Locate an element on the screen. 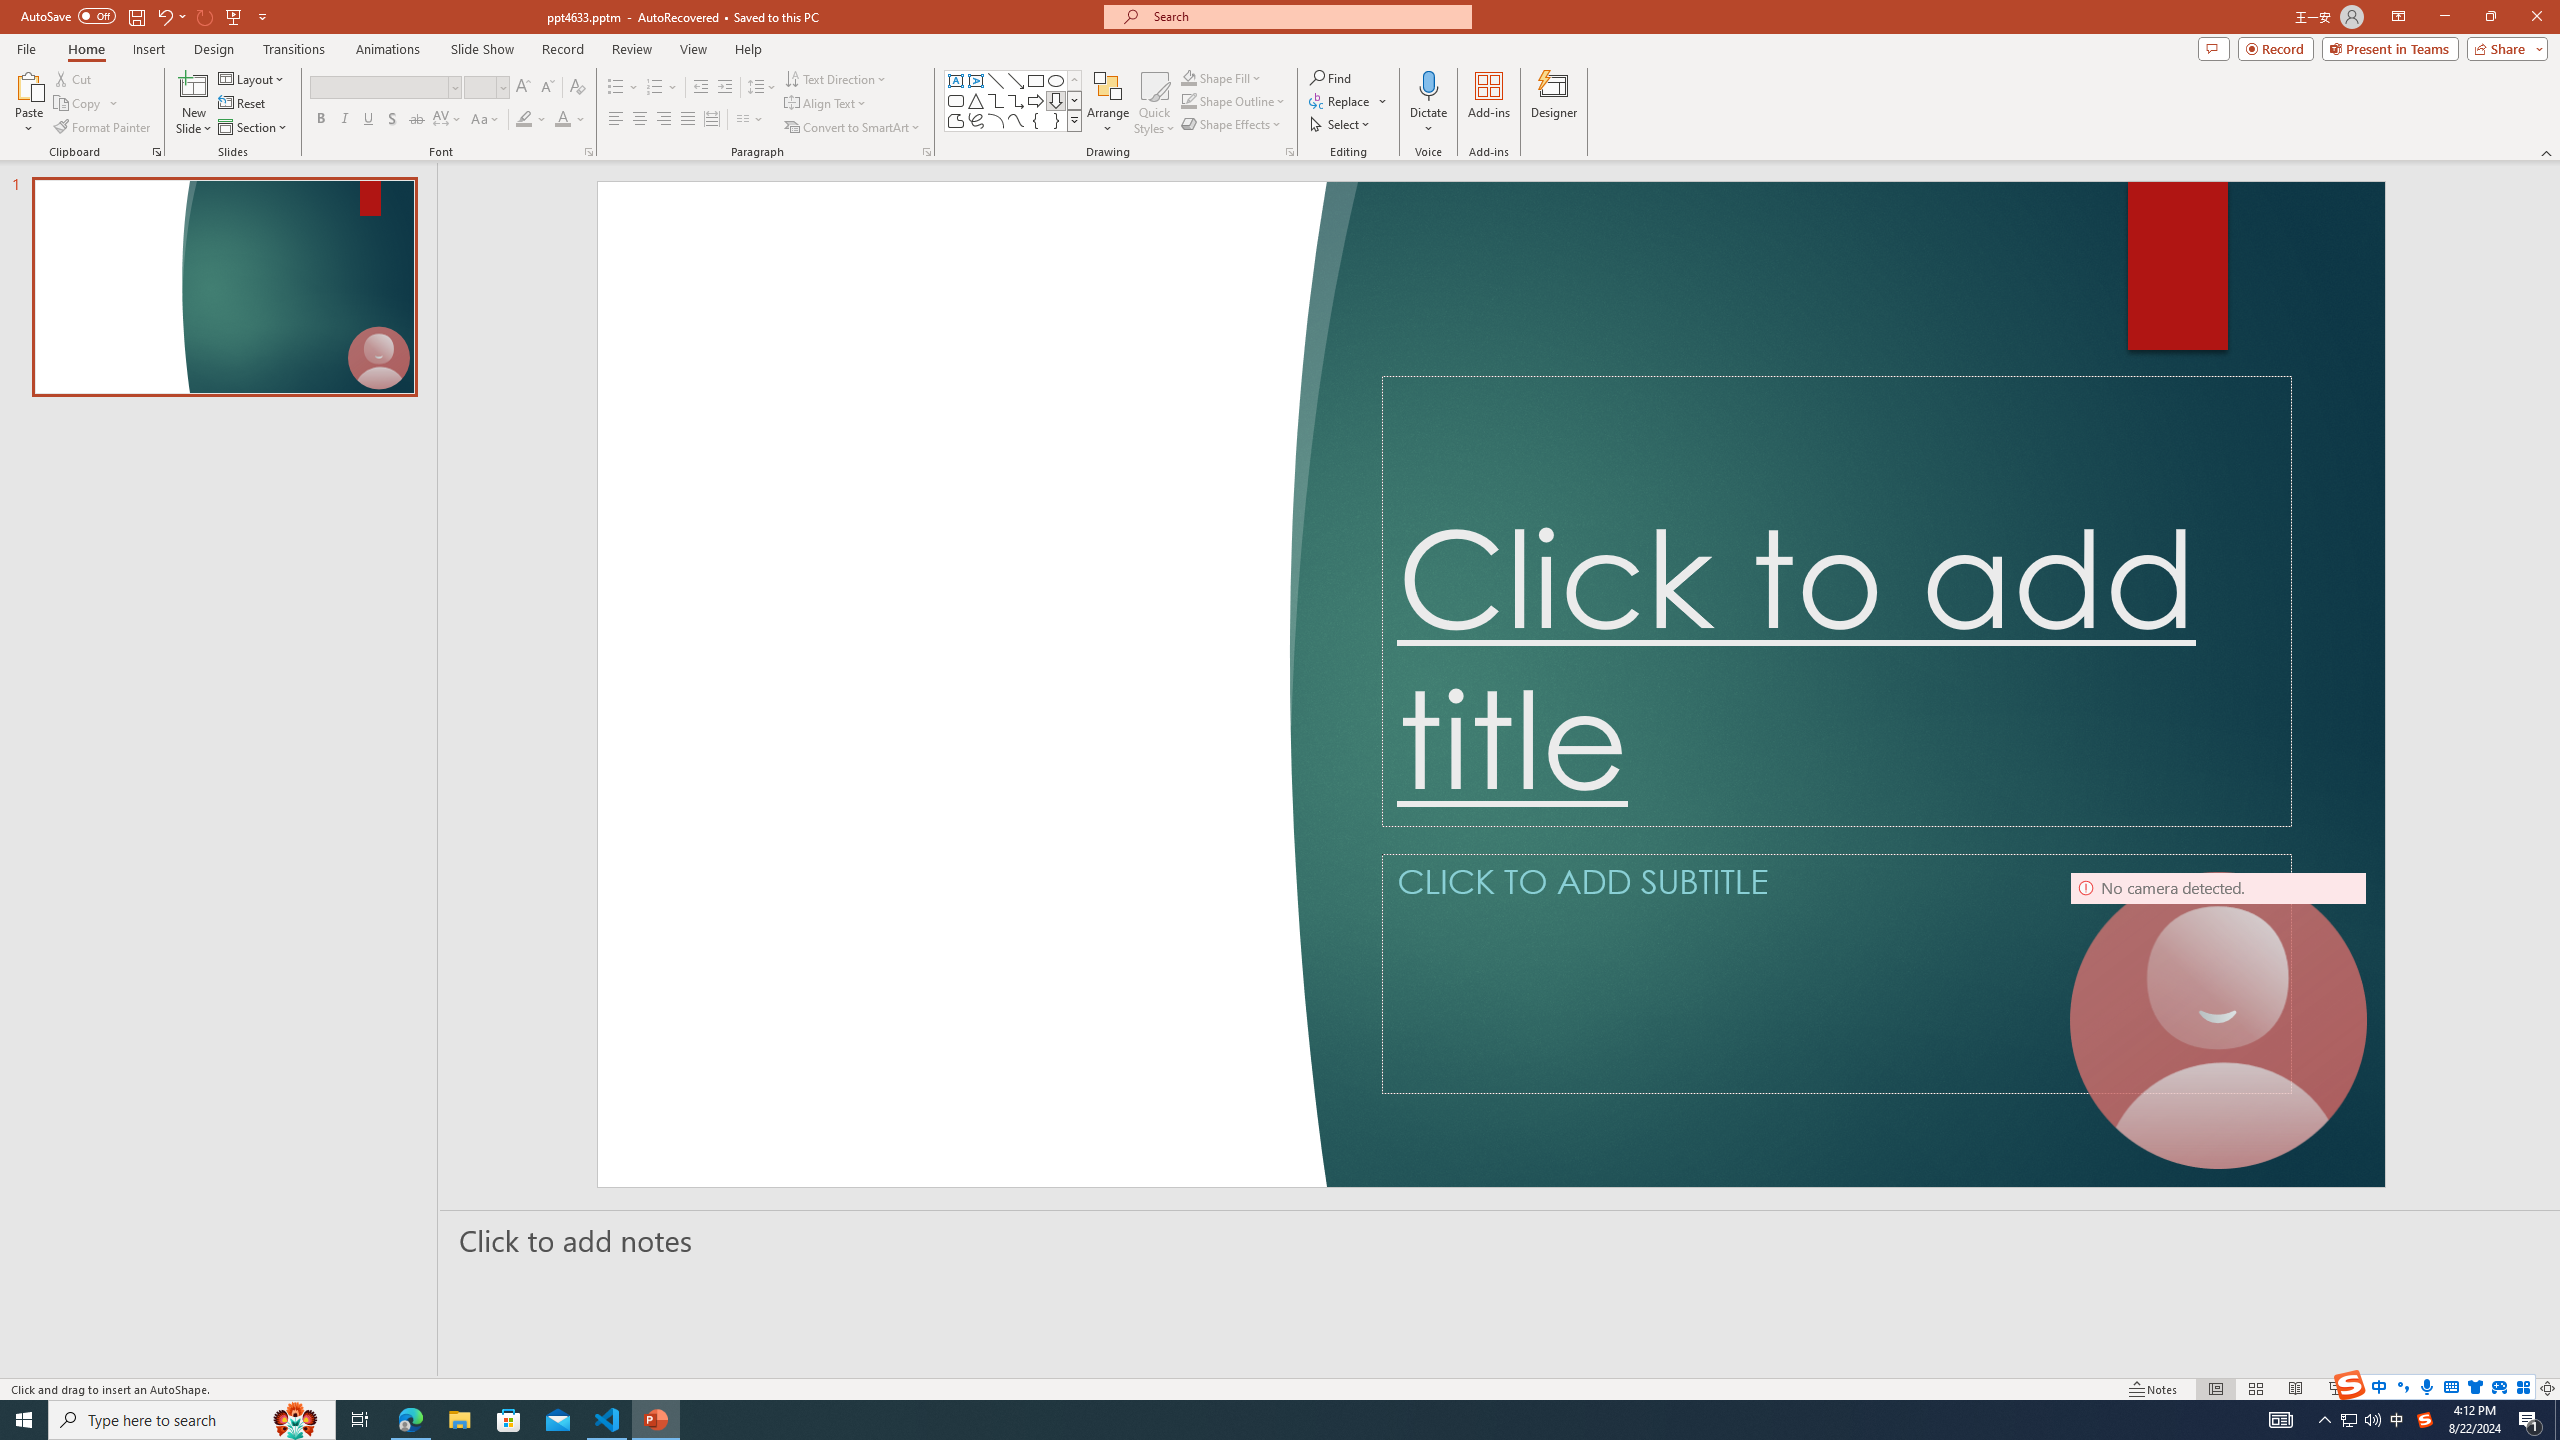 The image size is (2560, 1440). 'Shape Effects' is located at coordinates (1231, 122).